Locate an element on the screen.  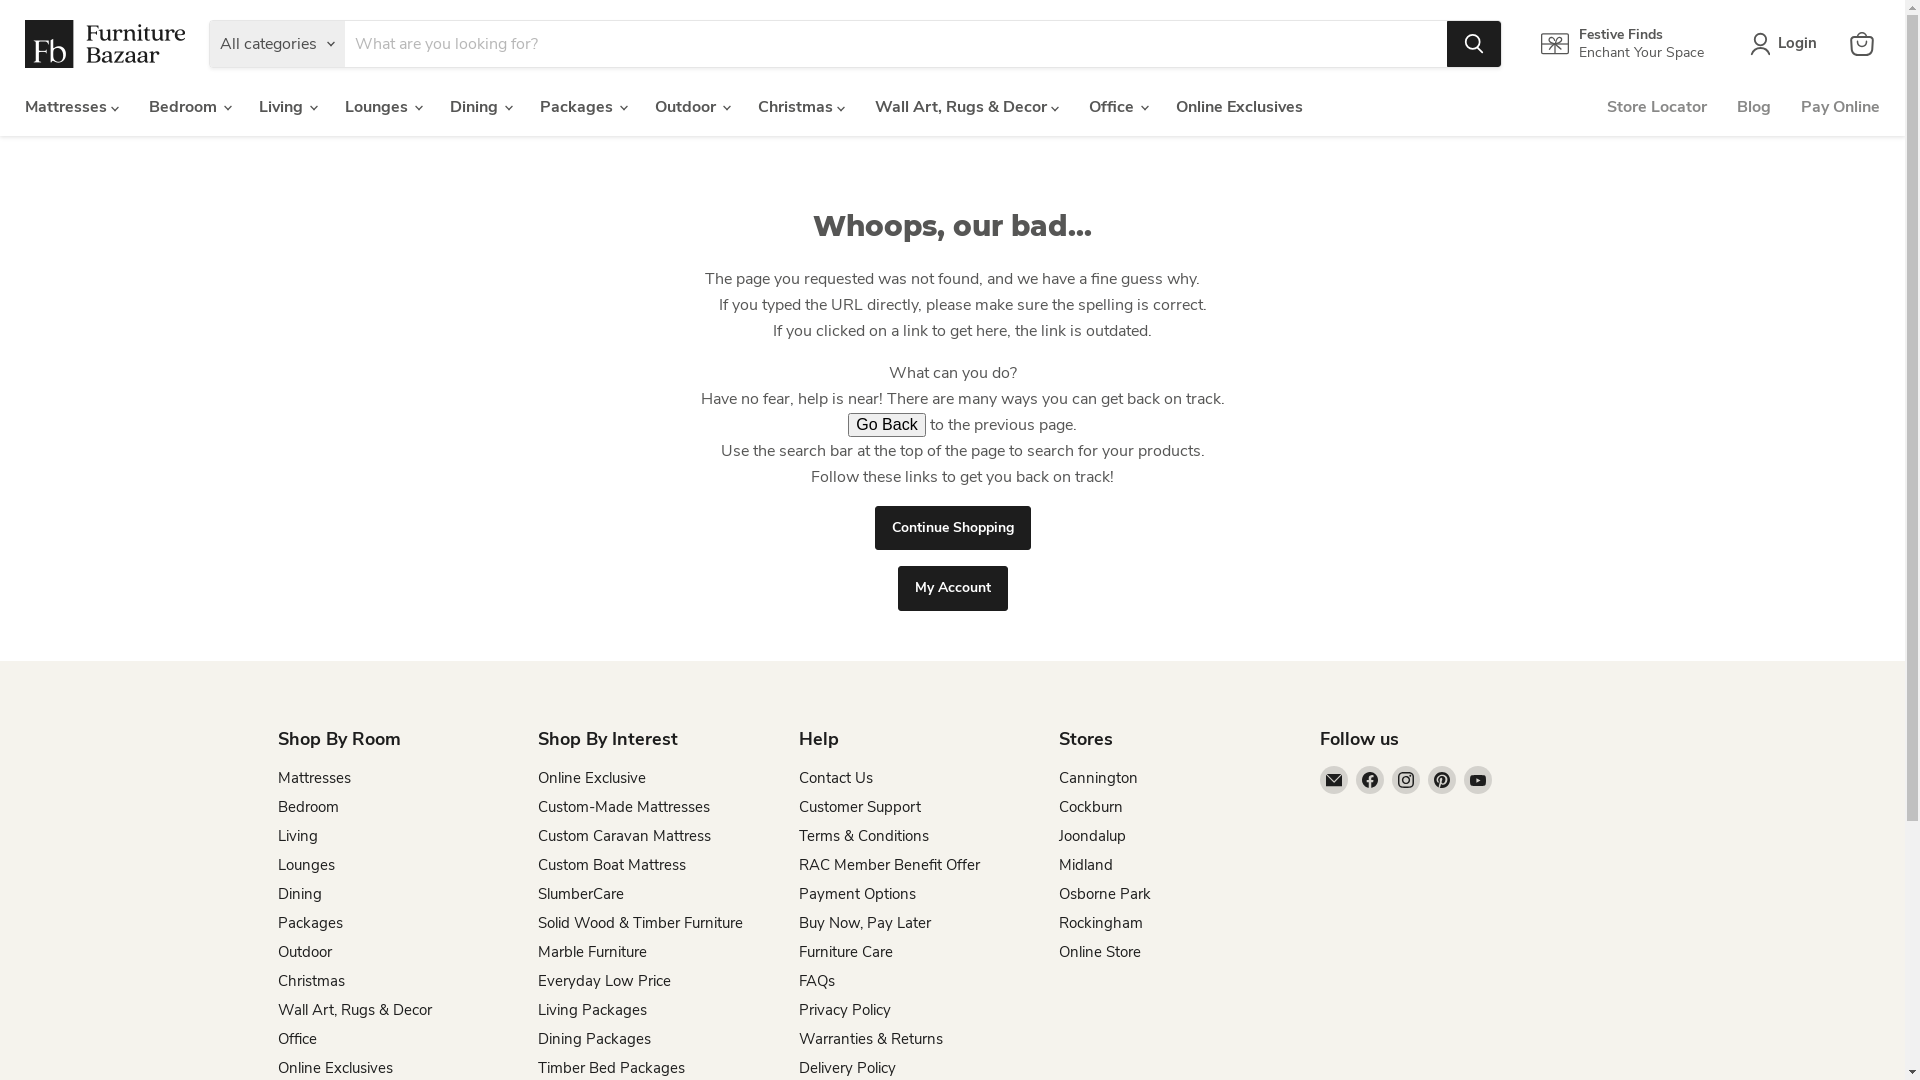
'Cannington' is located at coordinates (1058, 777).